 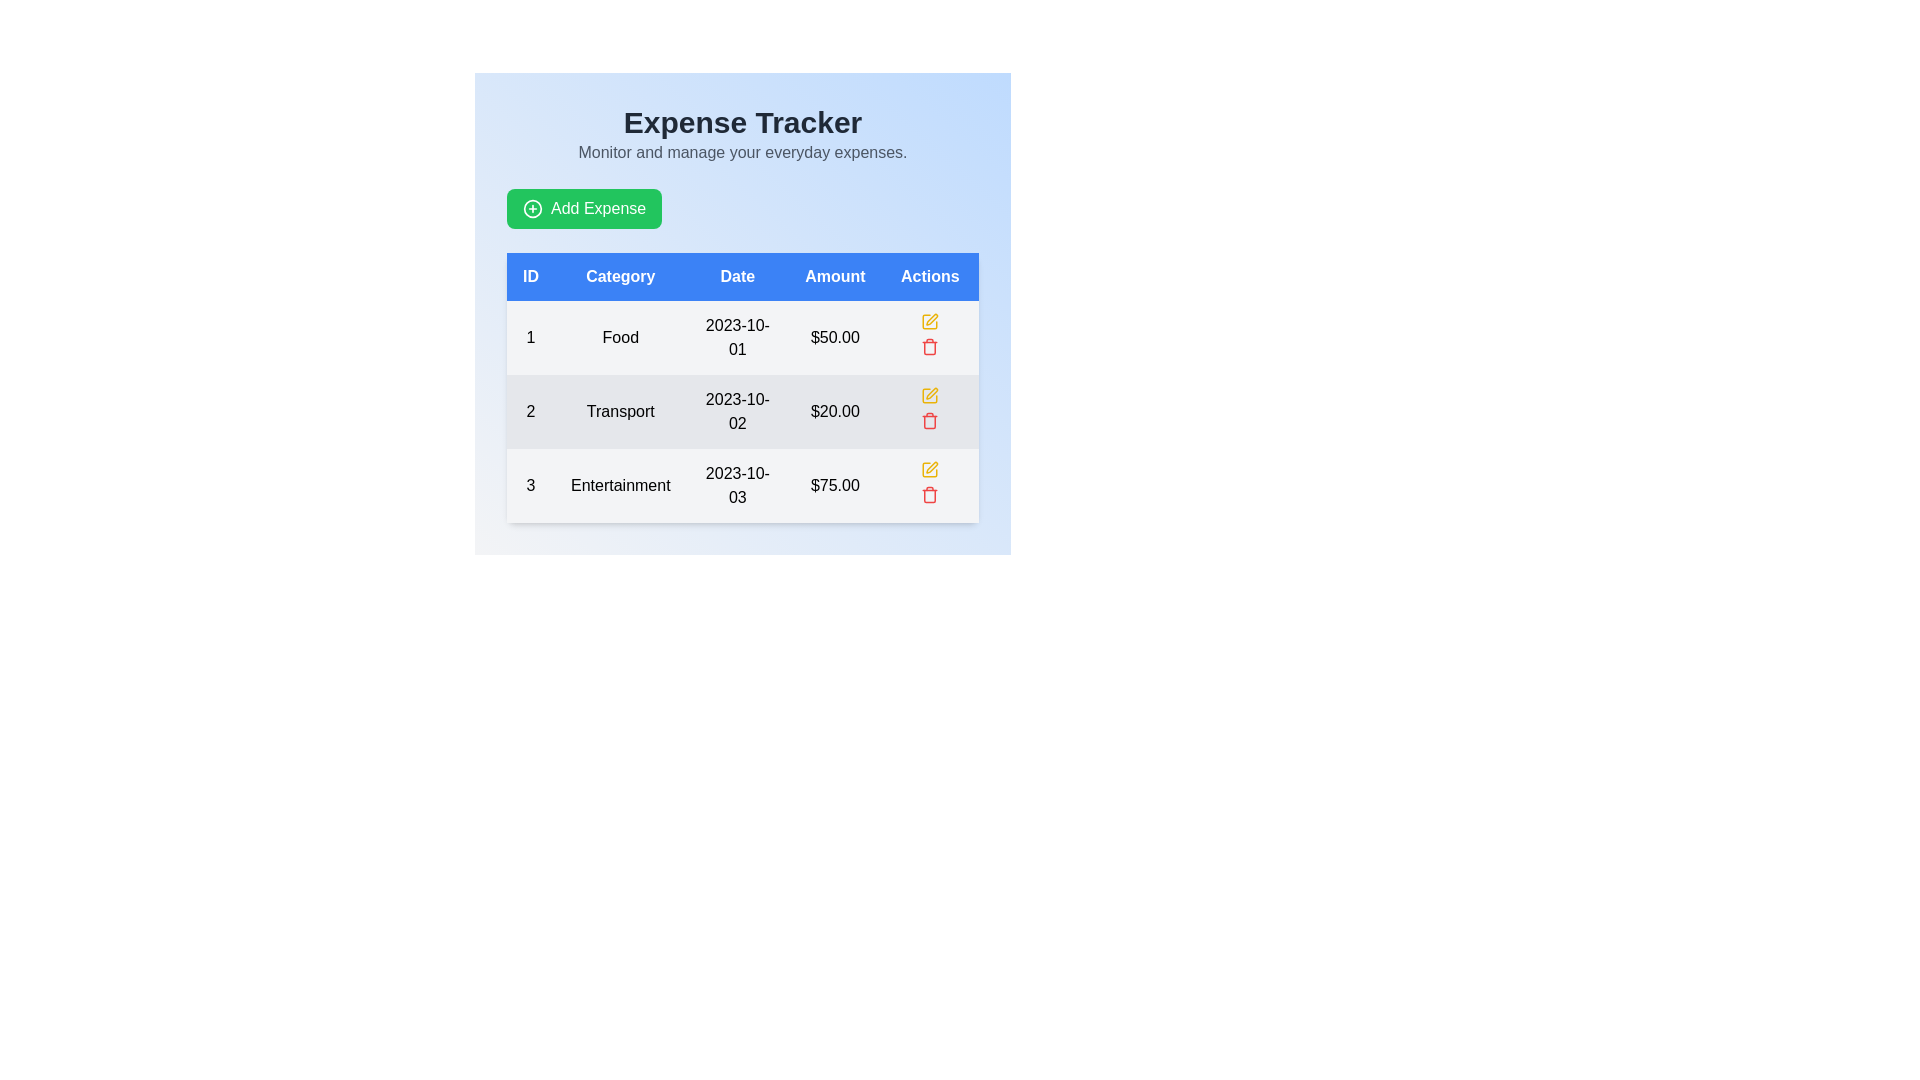 I want to click on the 'Entertainment' label displayed in black font within a light background, located in the third row of the 'Category' column, so click(x=619, y=486).